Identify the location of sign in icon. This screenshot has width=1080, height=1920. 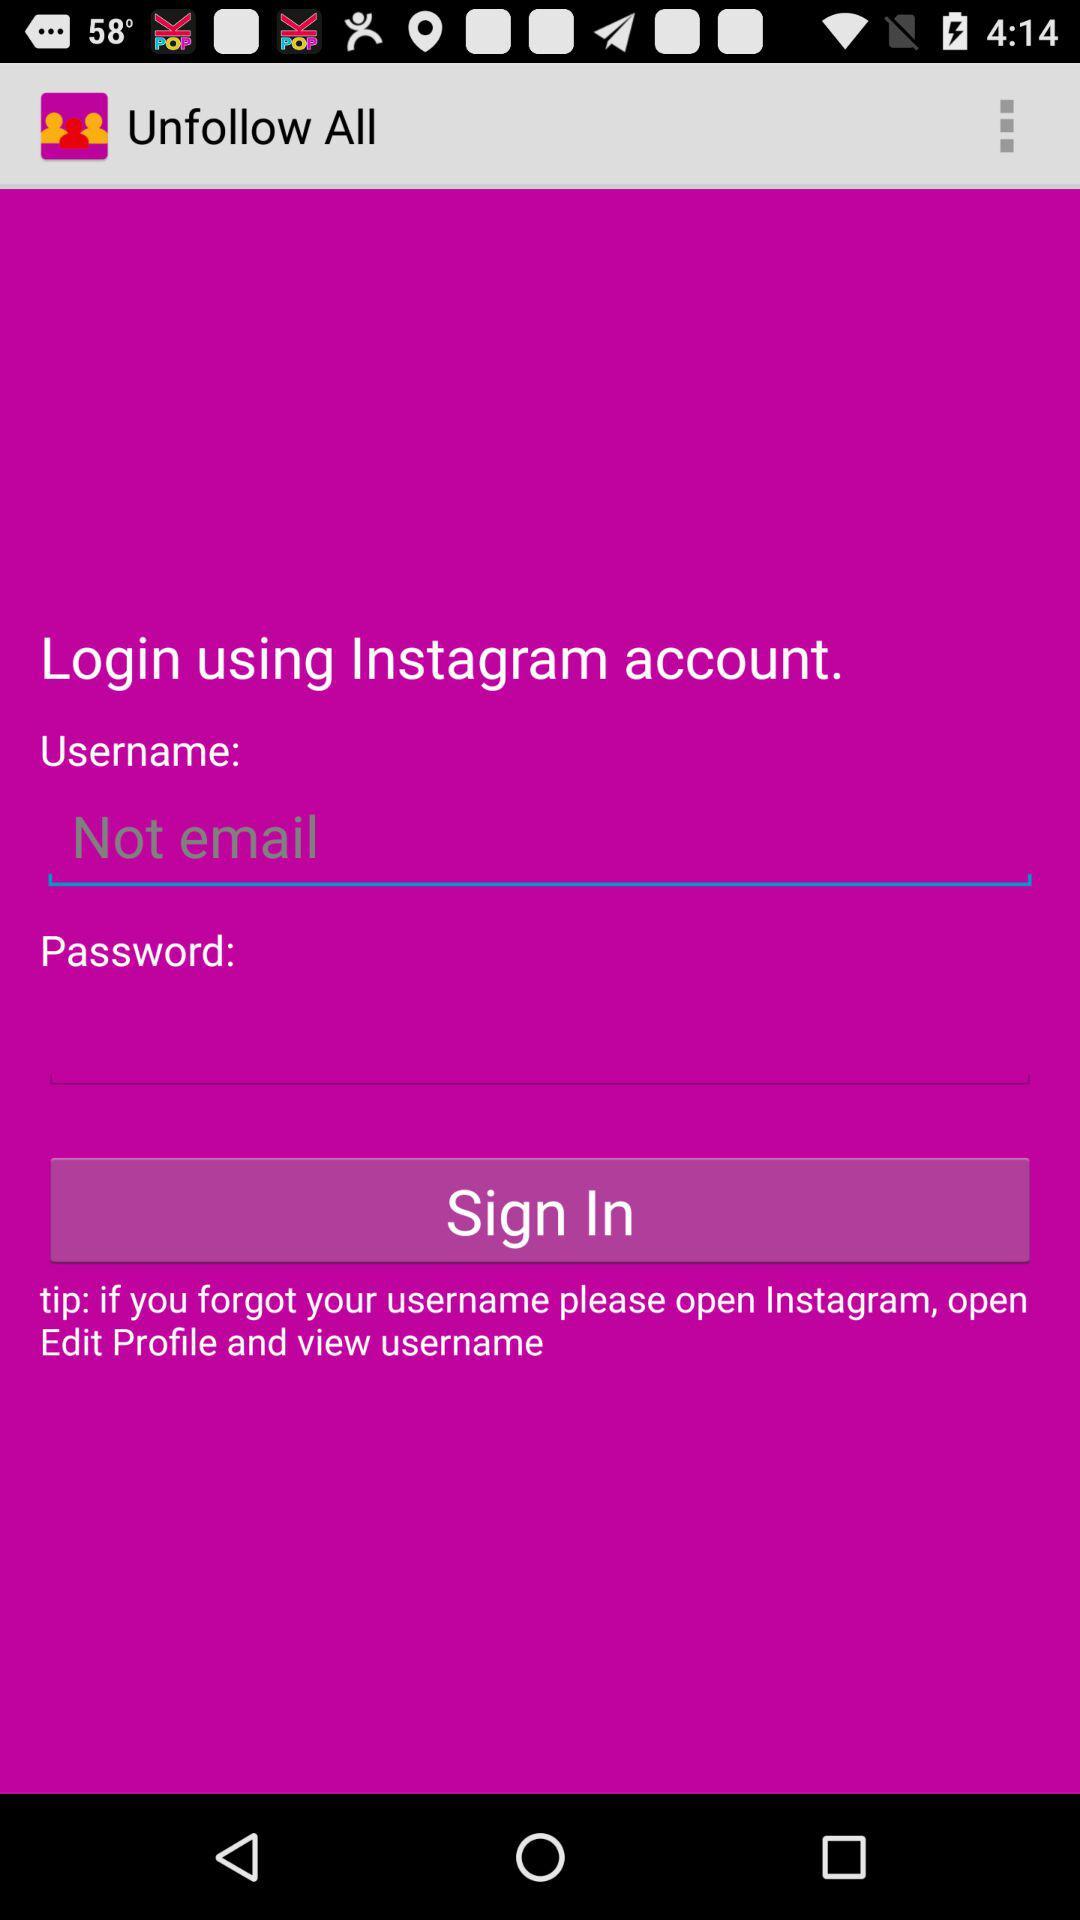
(540, 1209).